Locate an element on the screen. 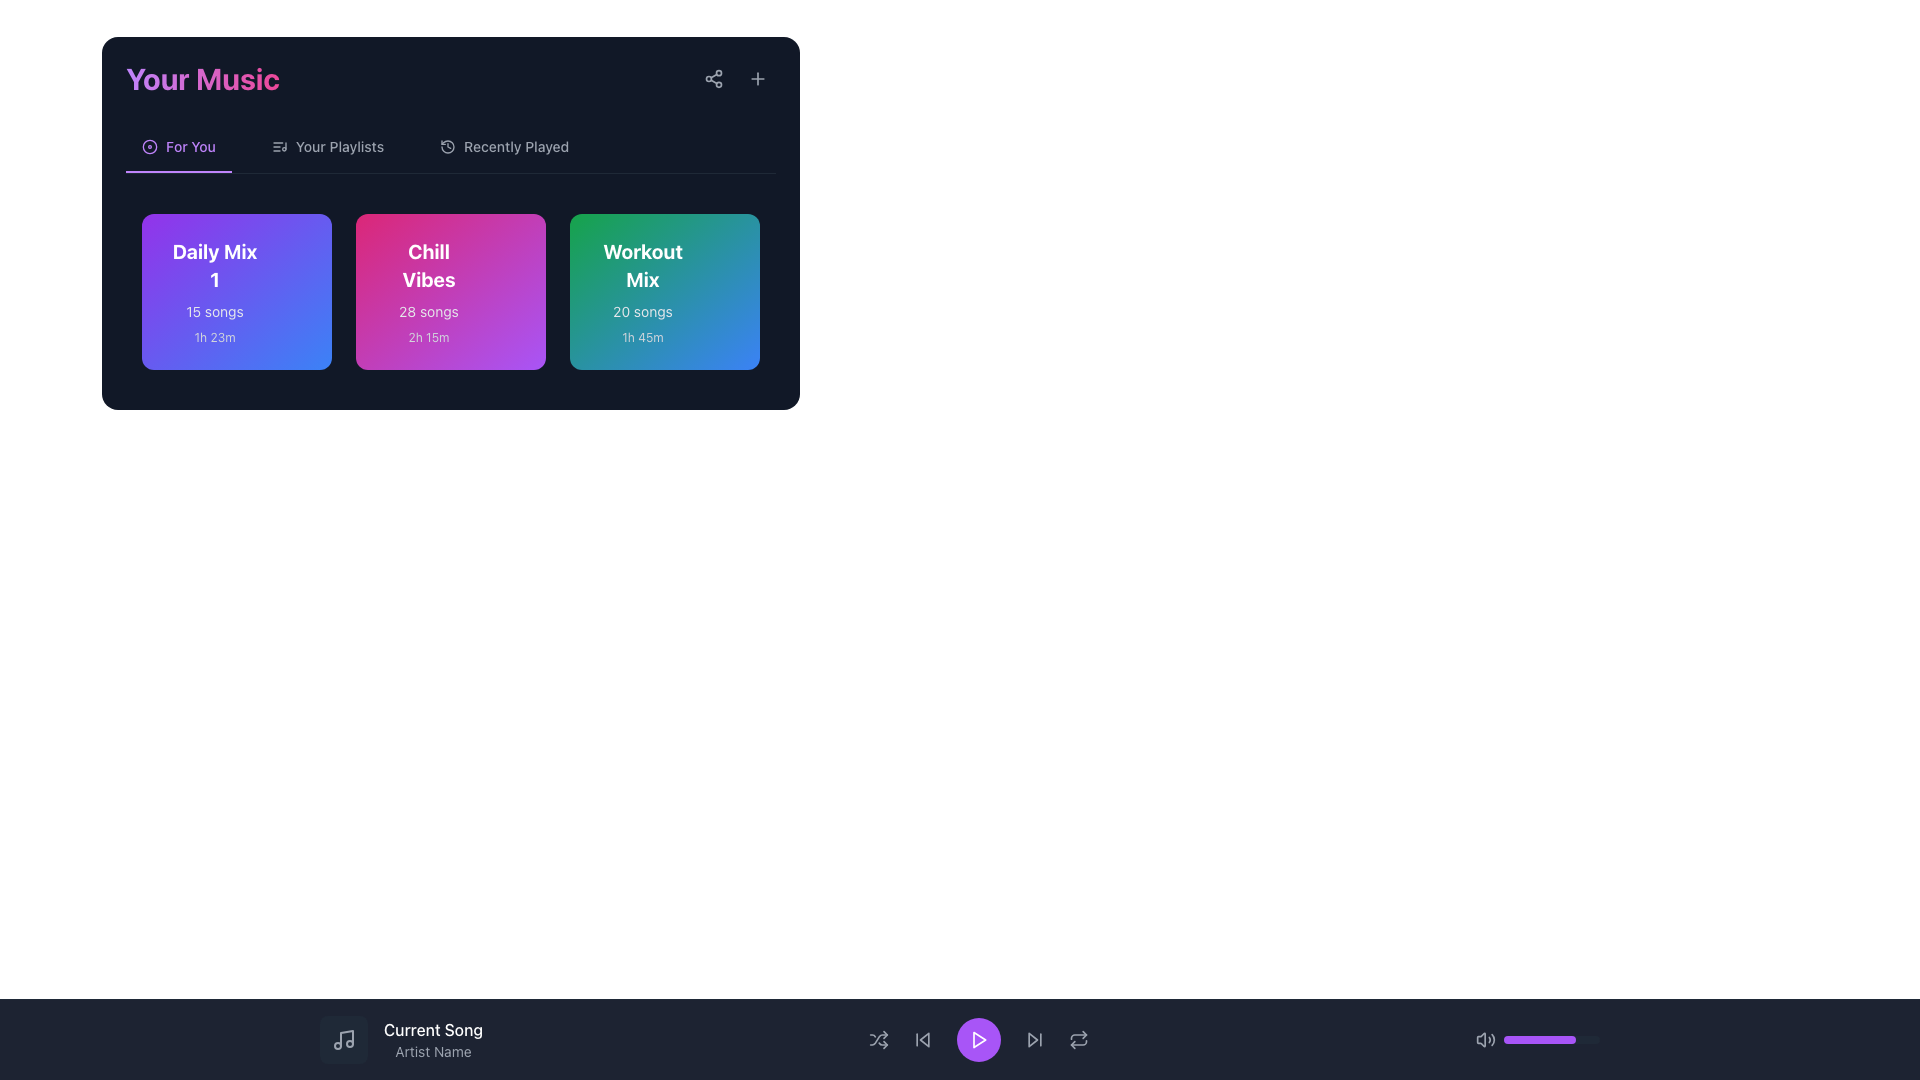 The height and width of the screenshot is (1080, 1920). the 'Chill Vibes' card, which has a gradient background from pink to purple and displays the title in bold white text is located at coordinates (450, 223).